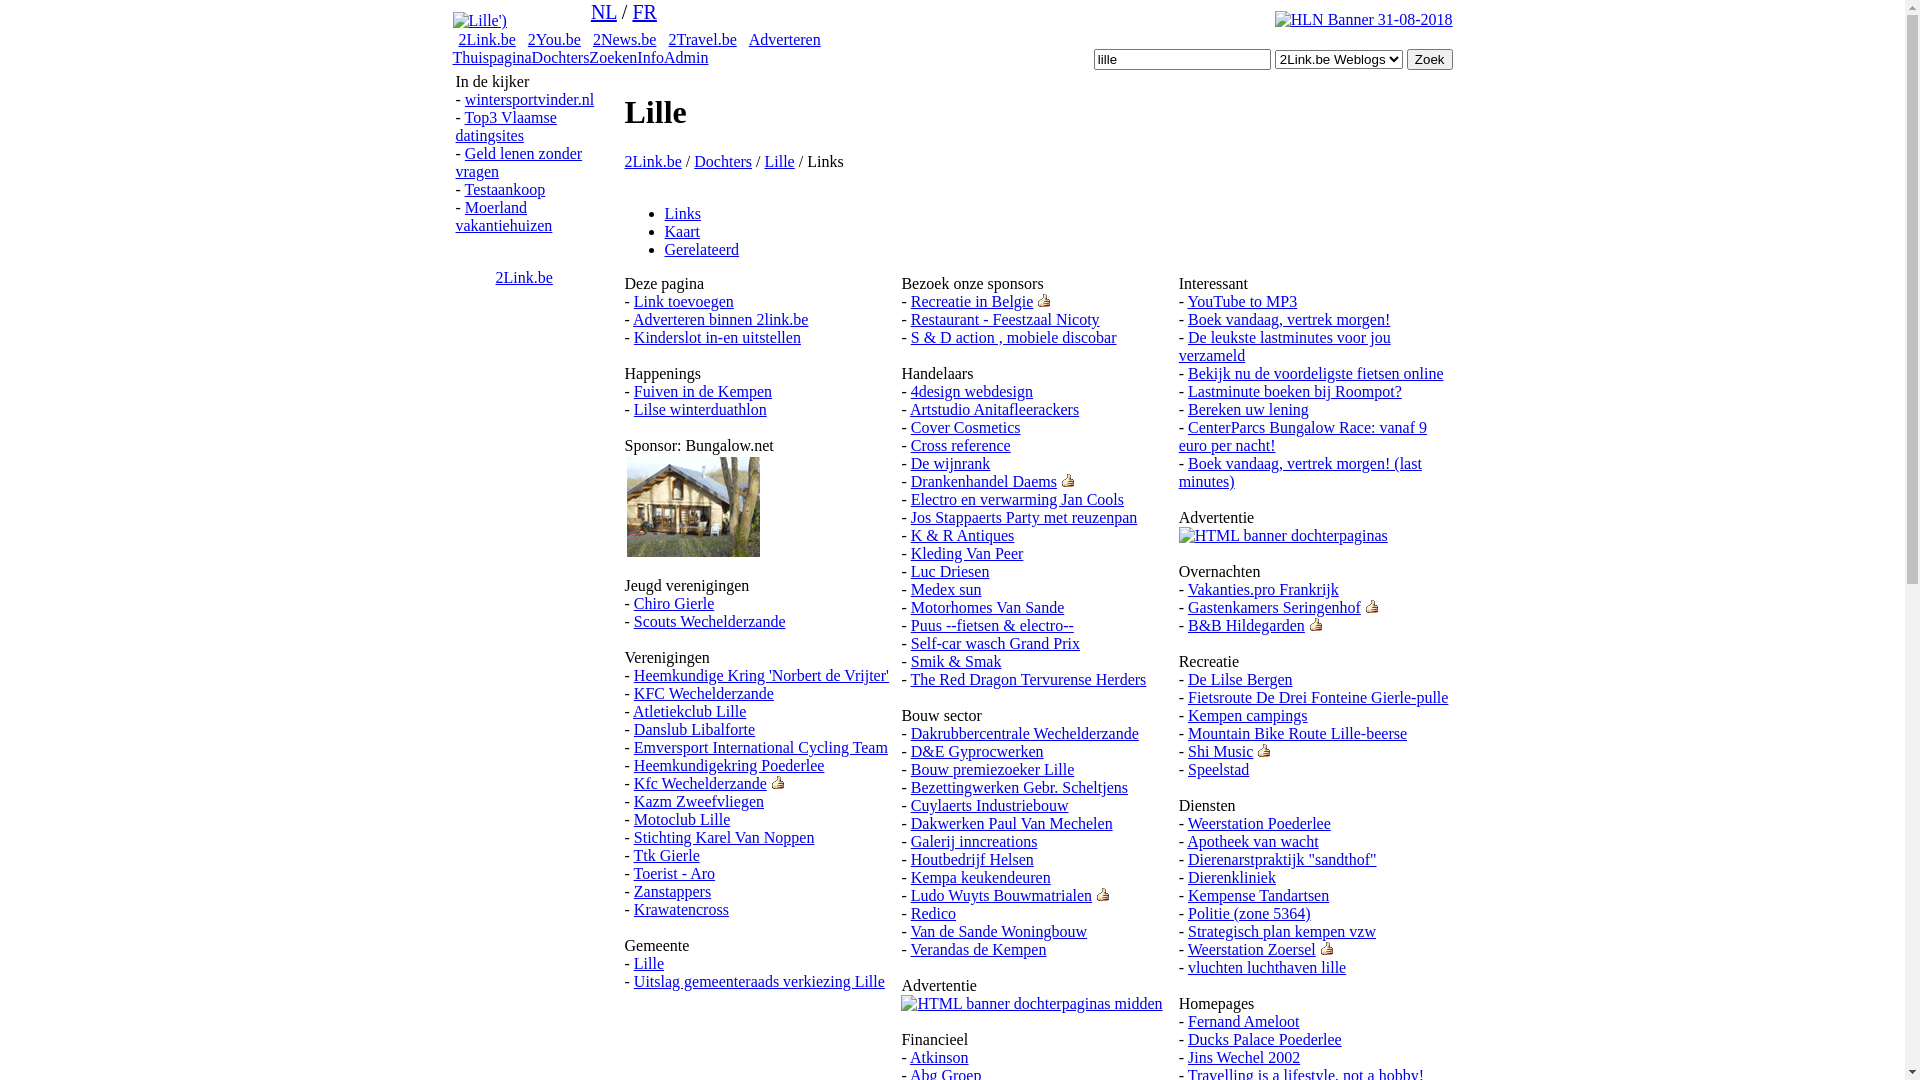 The height and width of the screenshot is (1080, 1920). What do you see at coordinates (632, 962) in the screenshot?
I see `'Lille'` at bounding box center [632, 962].